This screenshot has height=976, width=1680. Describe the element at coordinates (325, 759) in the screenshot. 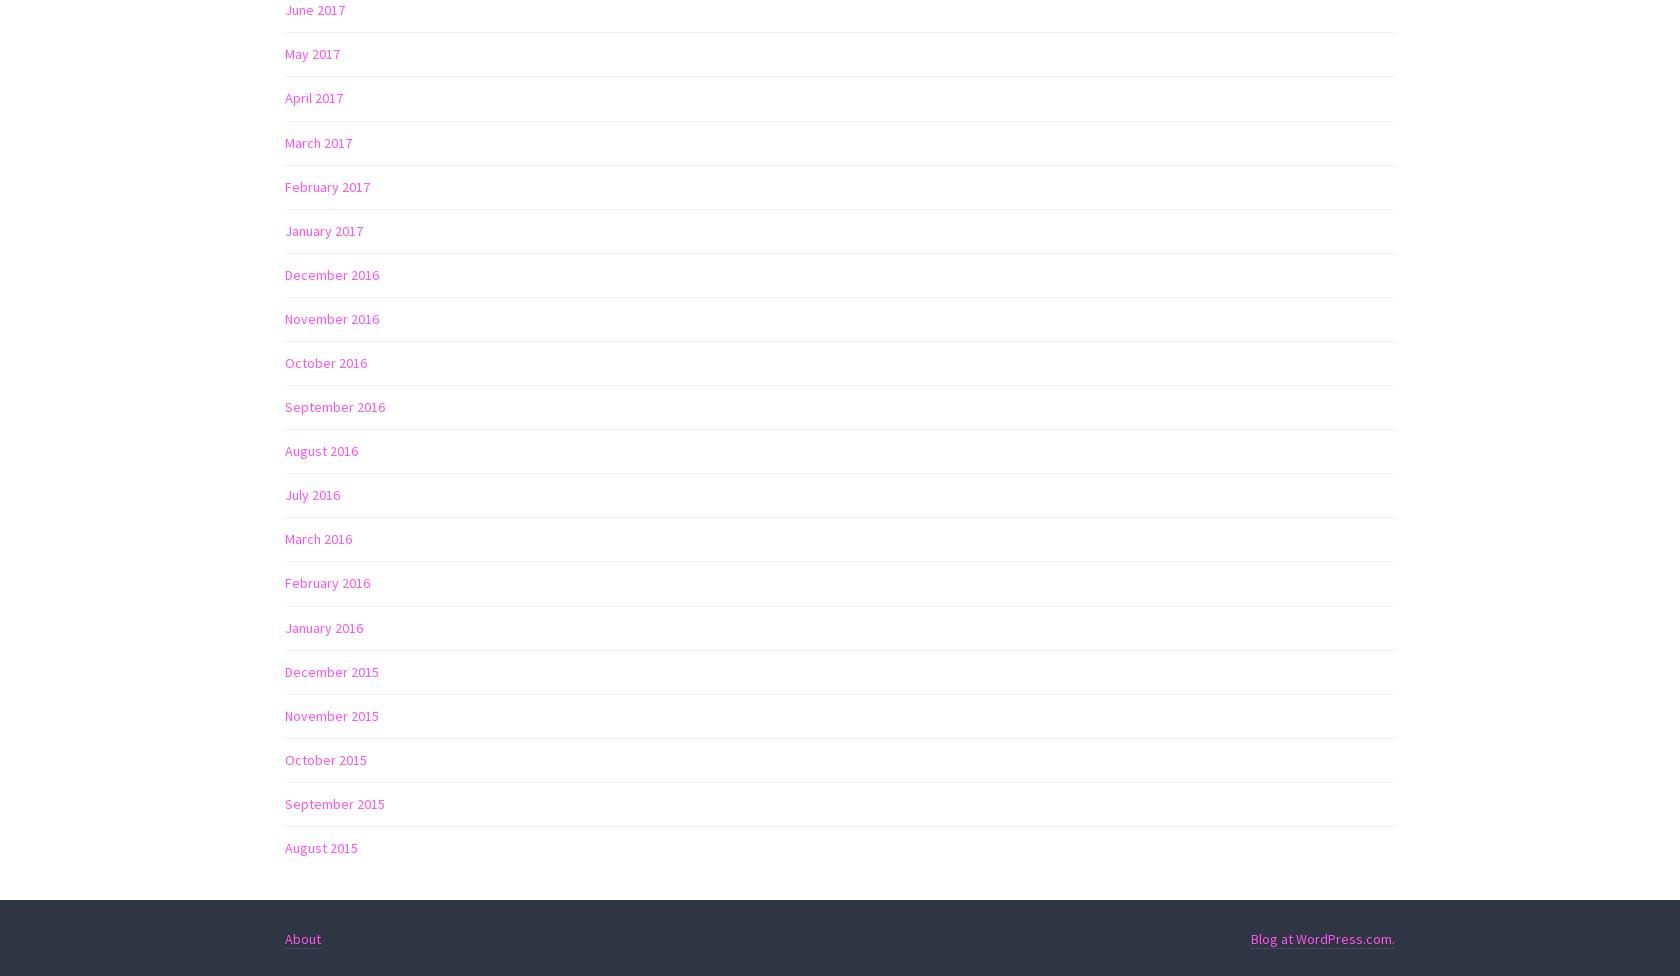

I see `'October 2015'` at that location.